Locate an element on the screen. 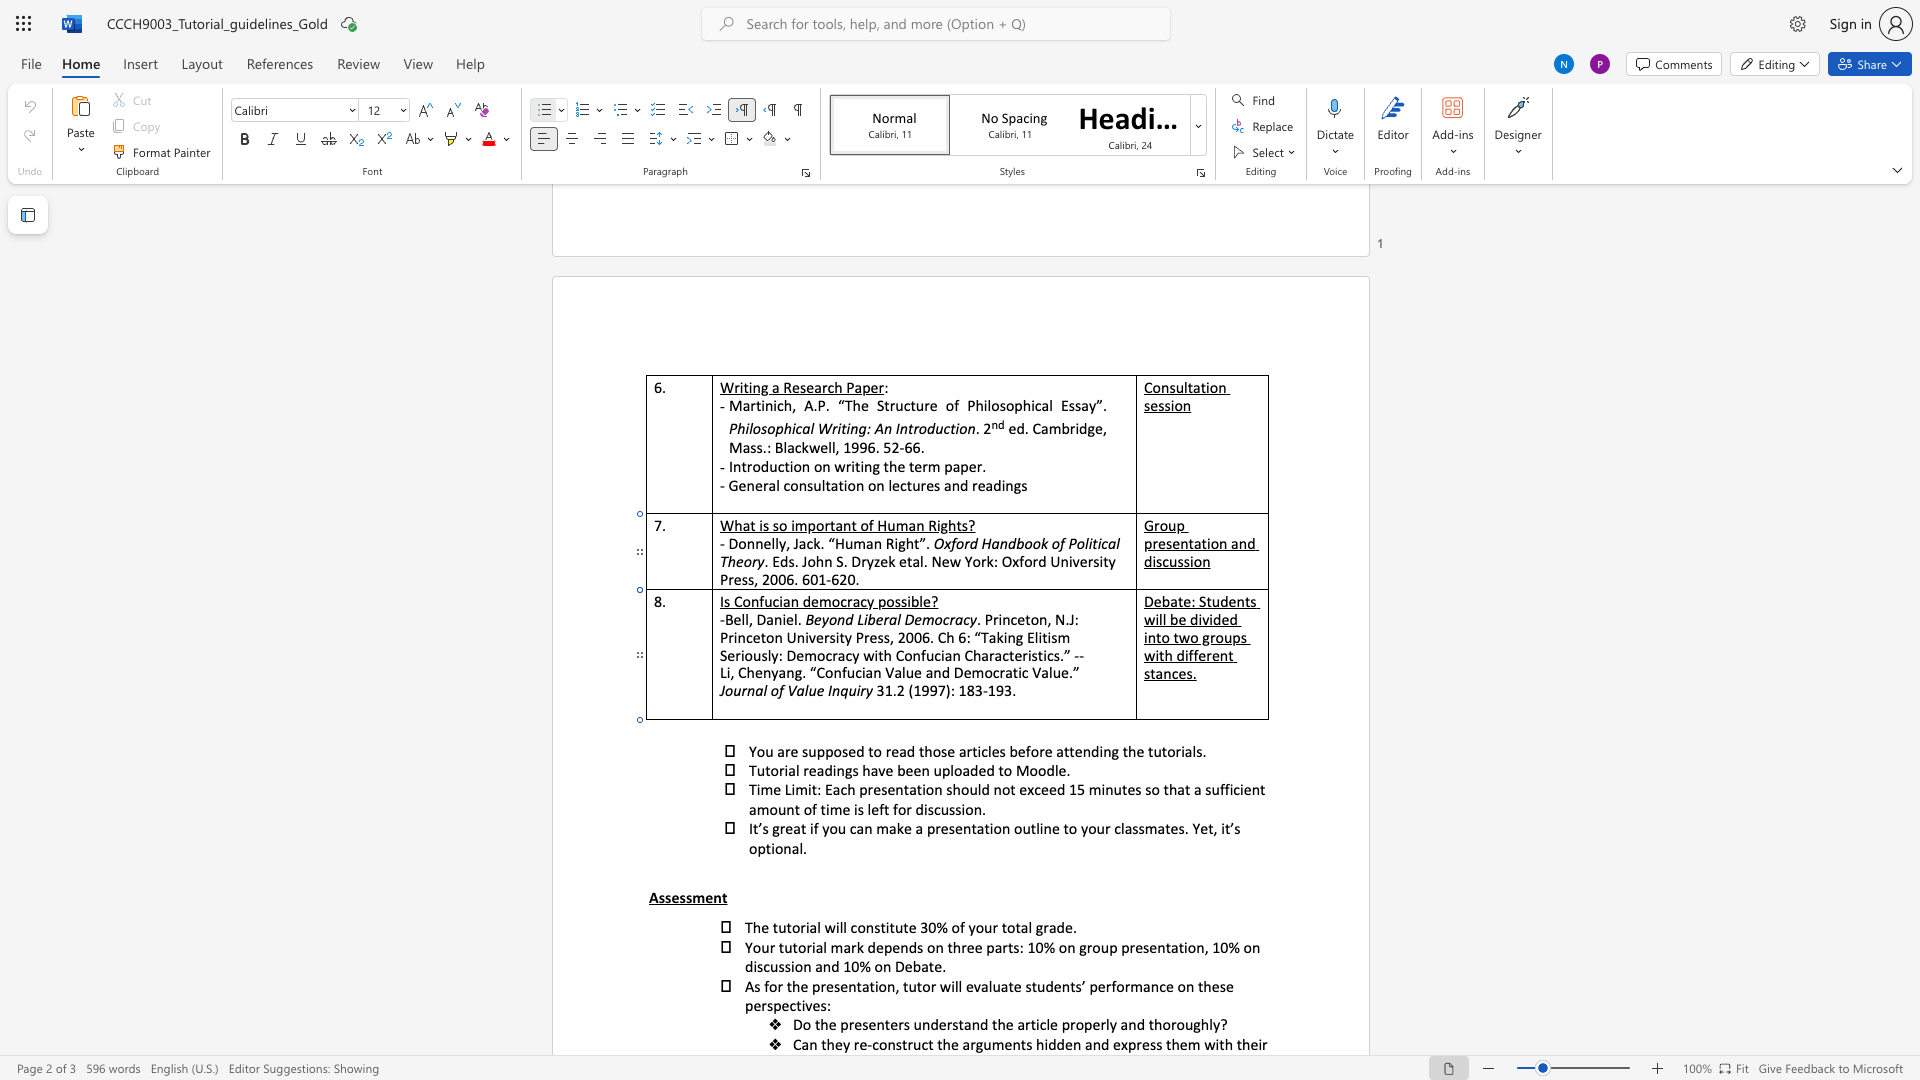  the 4th character "i" in the text is located at coordinates (1222, 828).